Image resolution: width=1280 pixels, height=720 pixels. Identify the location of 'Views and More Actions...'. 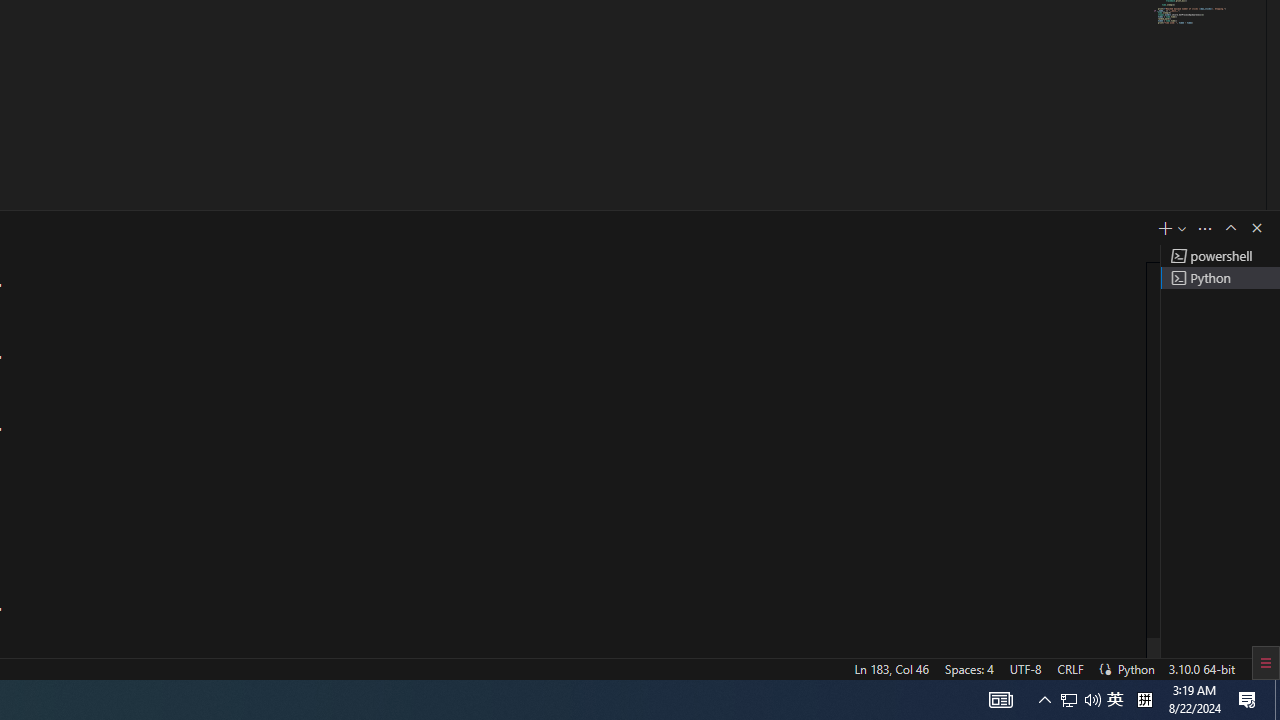
(1204, 227).